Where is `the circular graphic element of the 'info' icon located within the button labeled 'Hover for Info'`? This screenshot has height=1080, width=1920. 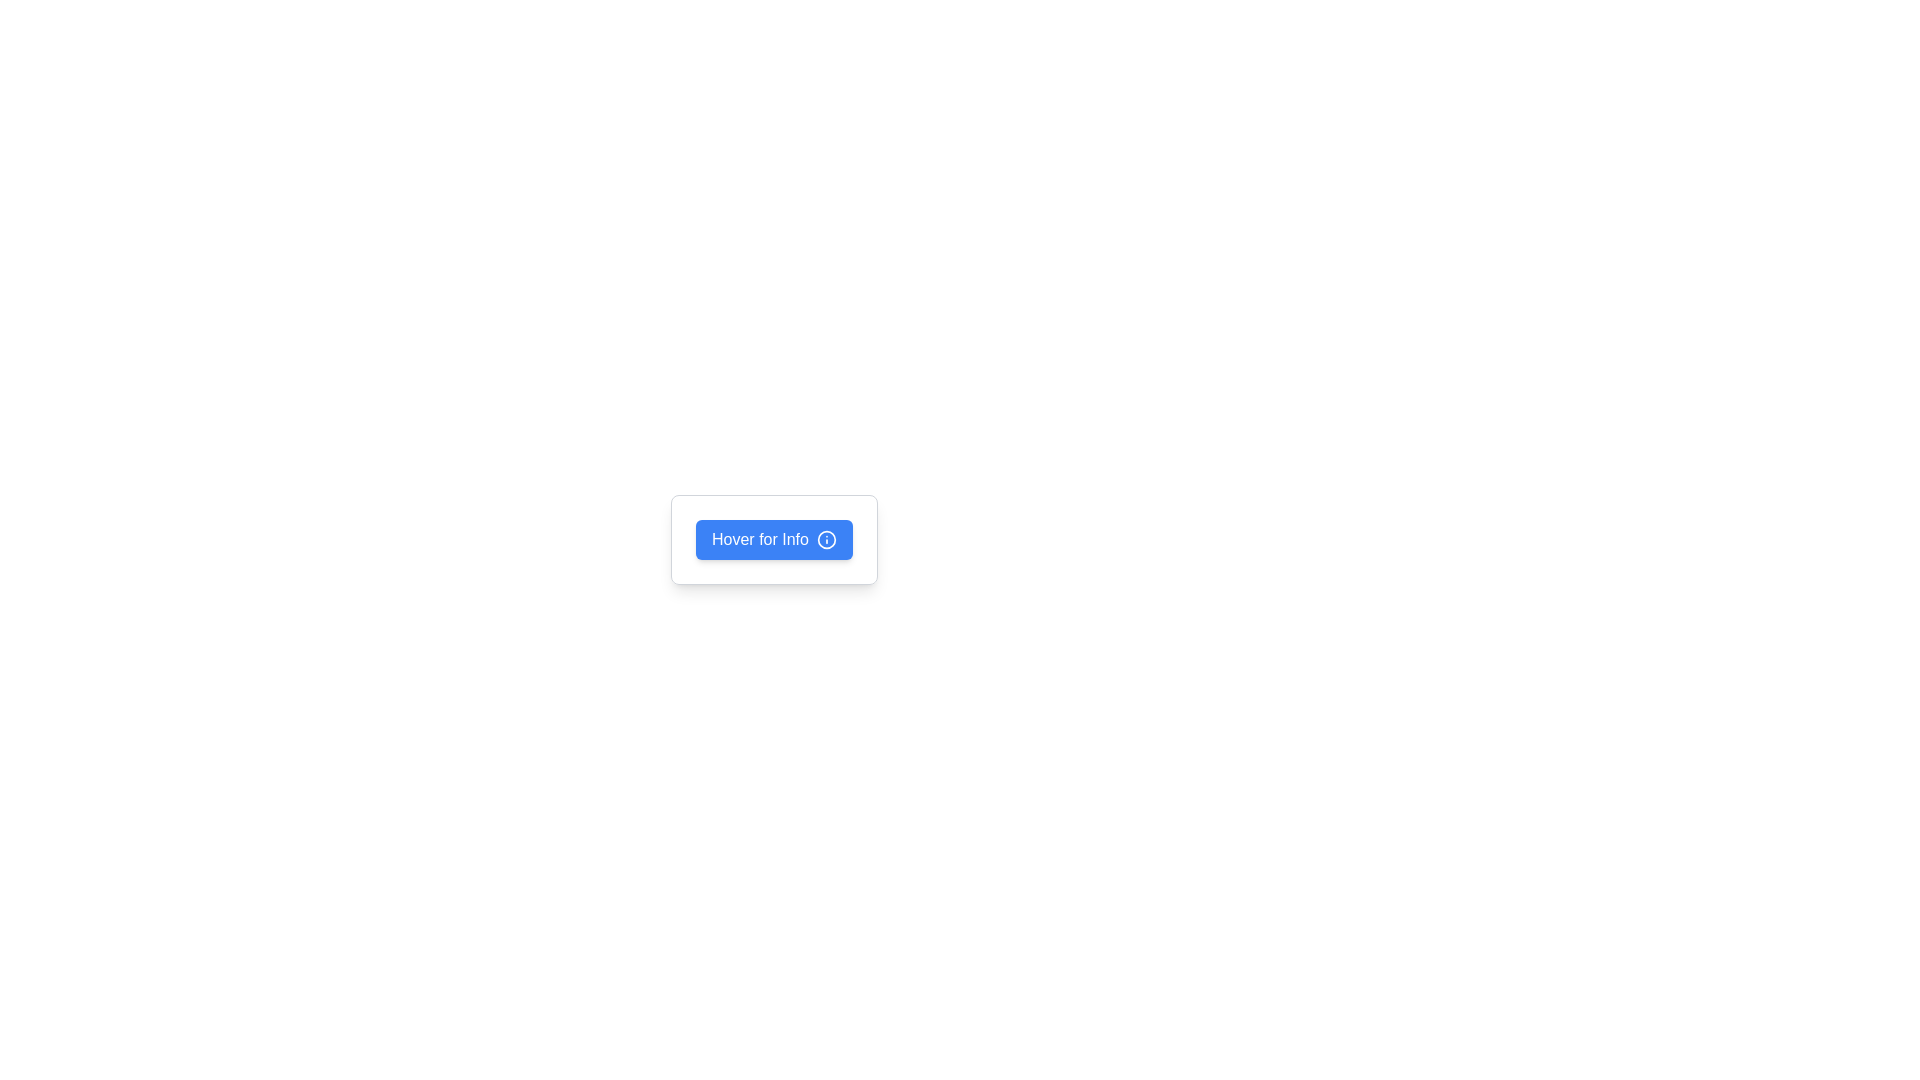
the circular graphic element of the 'info' icon located within the button labeled 'Hover for Info' is located at coordinates (826, 540).